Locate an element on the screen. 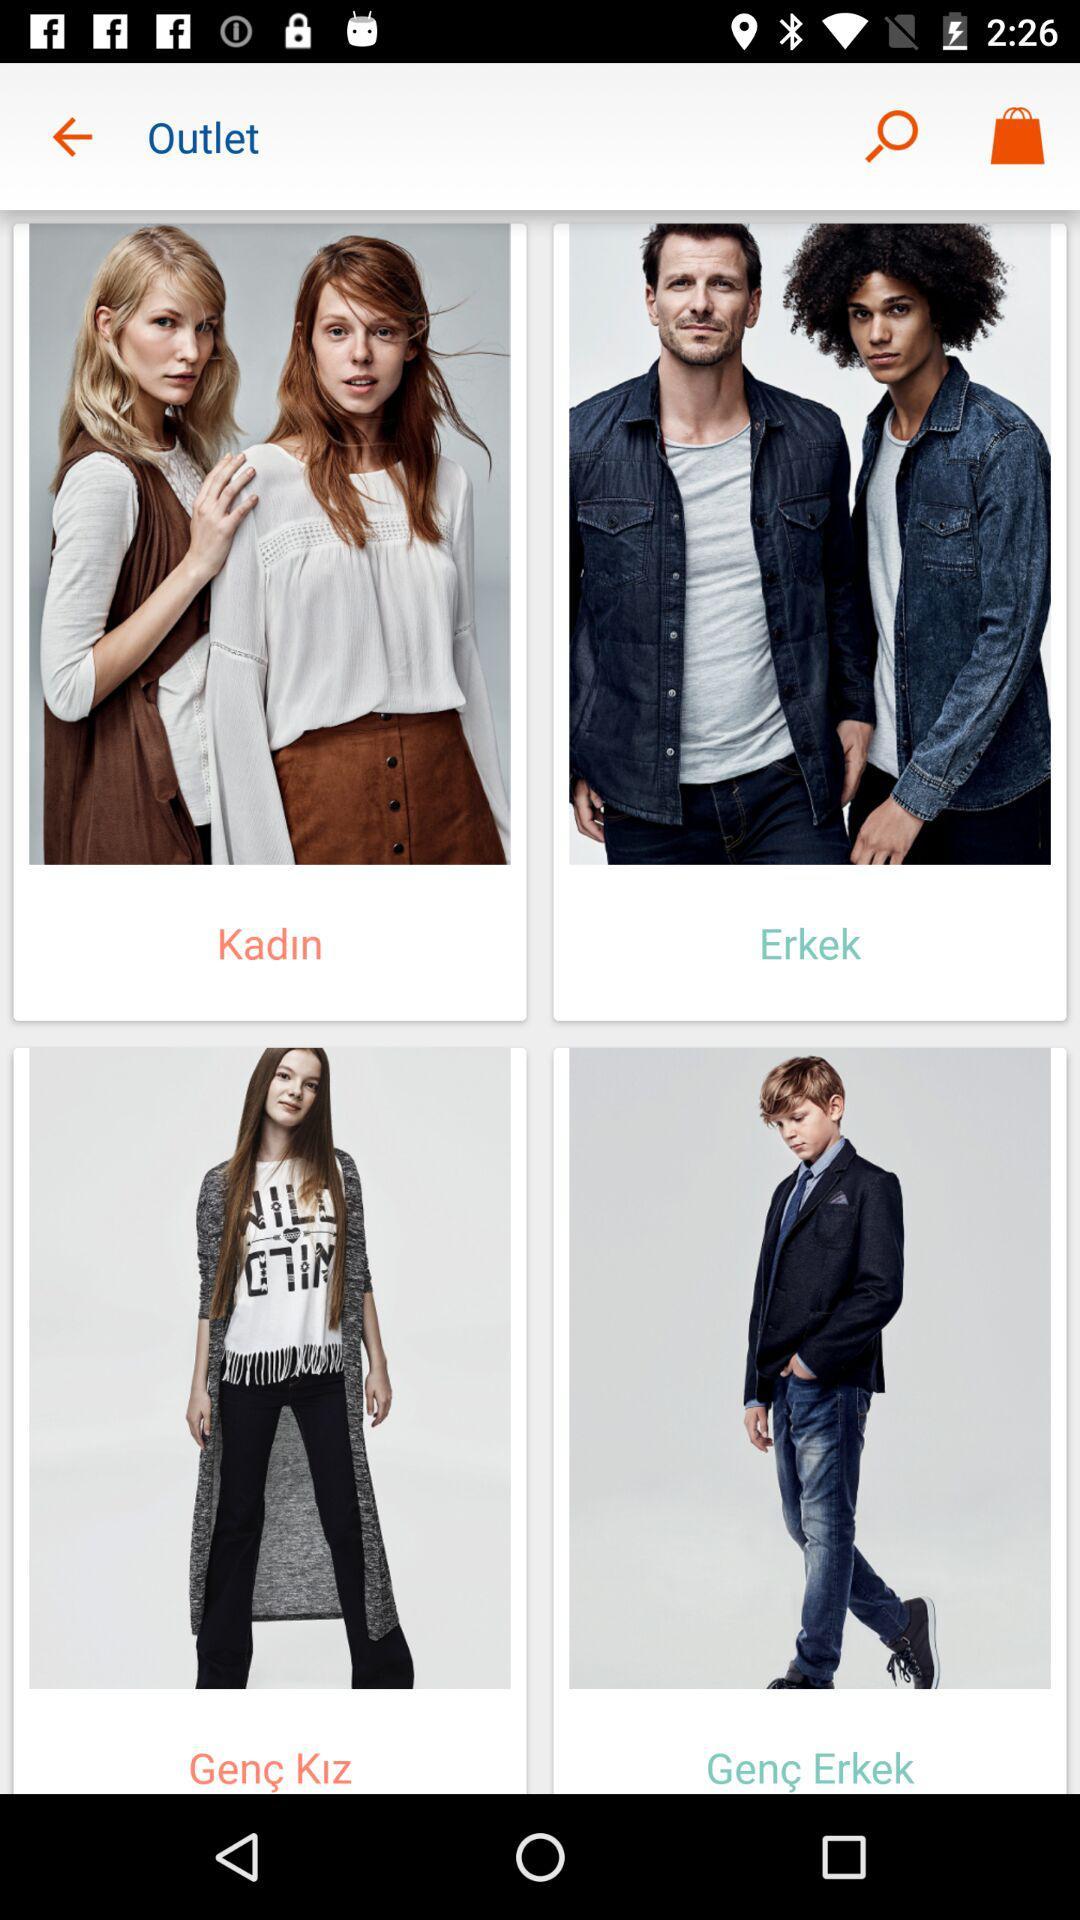 The height and width of the screenshot is (1920, 1080). icon to the right of outlet item is located at coordinates (890, 135).